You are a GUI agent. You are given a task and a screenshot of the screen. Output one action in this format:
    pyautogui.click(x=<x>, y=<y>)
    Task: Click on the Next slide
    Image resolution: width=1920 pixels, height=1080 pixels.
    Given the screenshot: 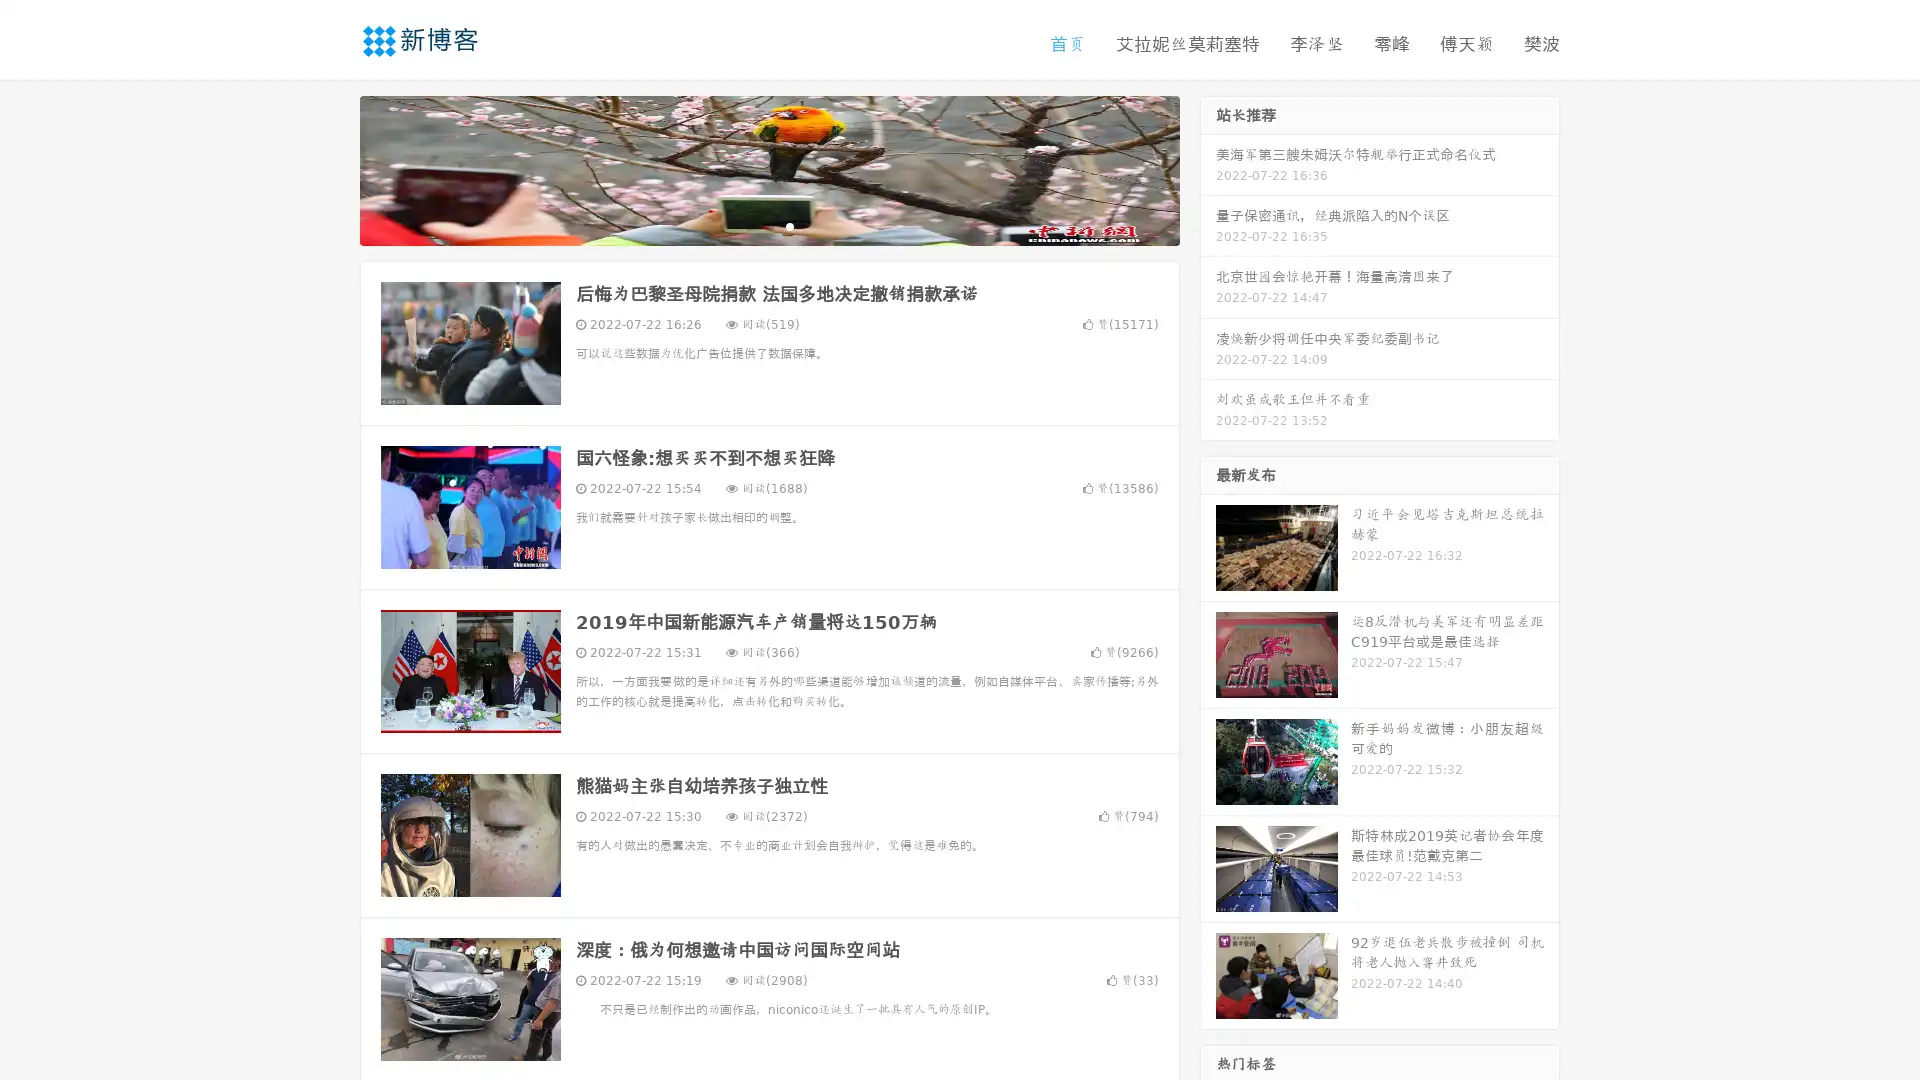 What is the action you would take?
    pyautogui.click(x=1208, y=168)
    